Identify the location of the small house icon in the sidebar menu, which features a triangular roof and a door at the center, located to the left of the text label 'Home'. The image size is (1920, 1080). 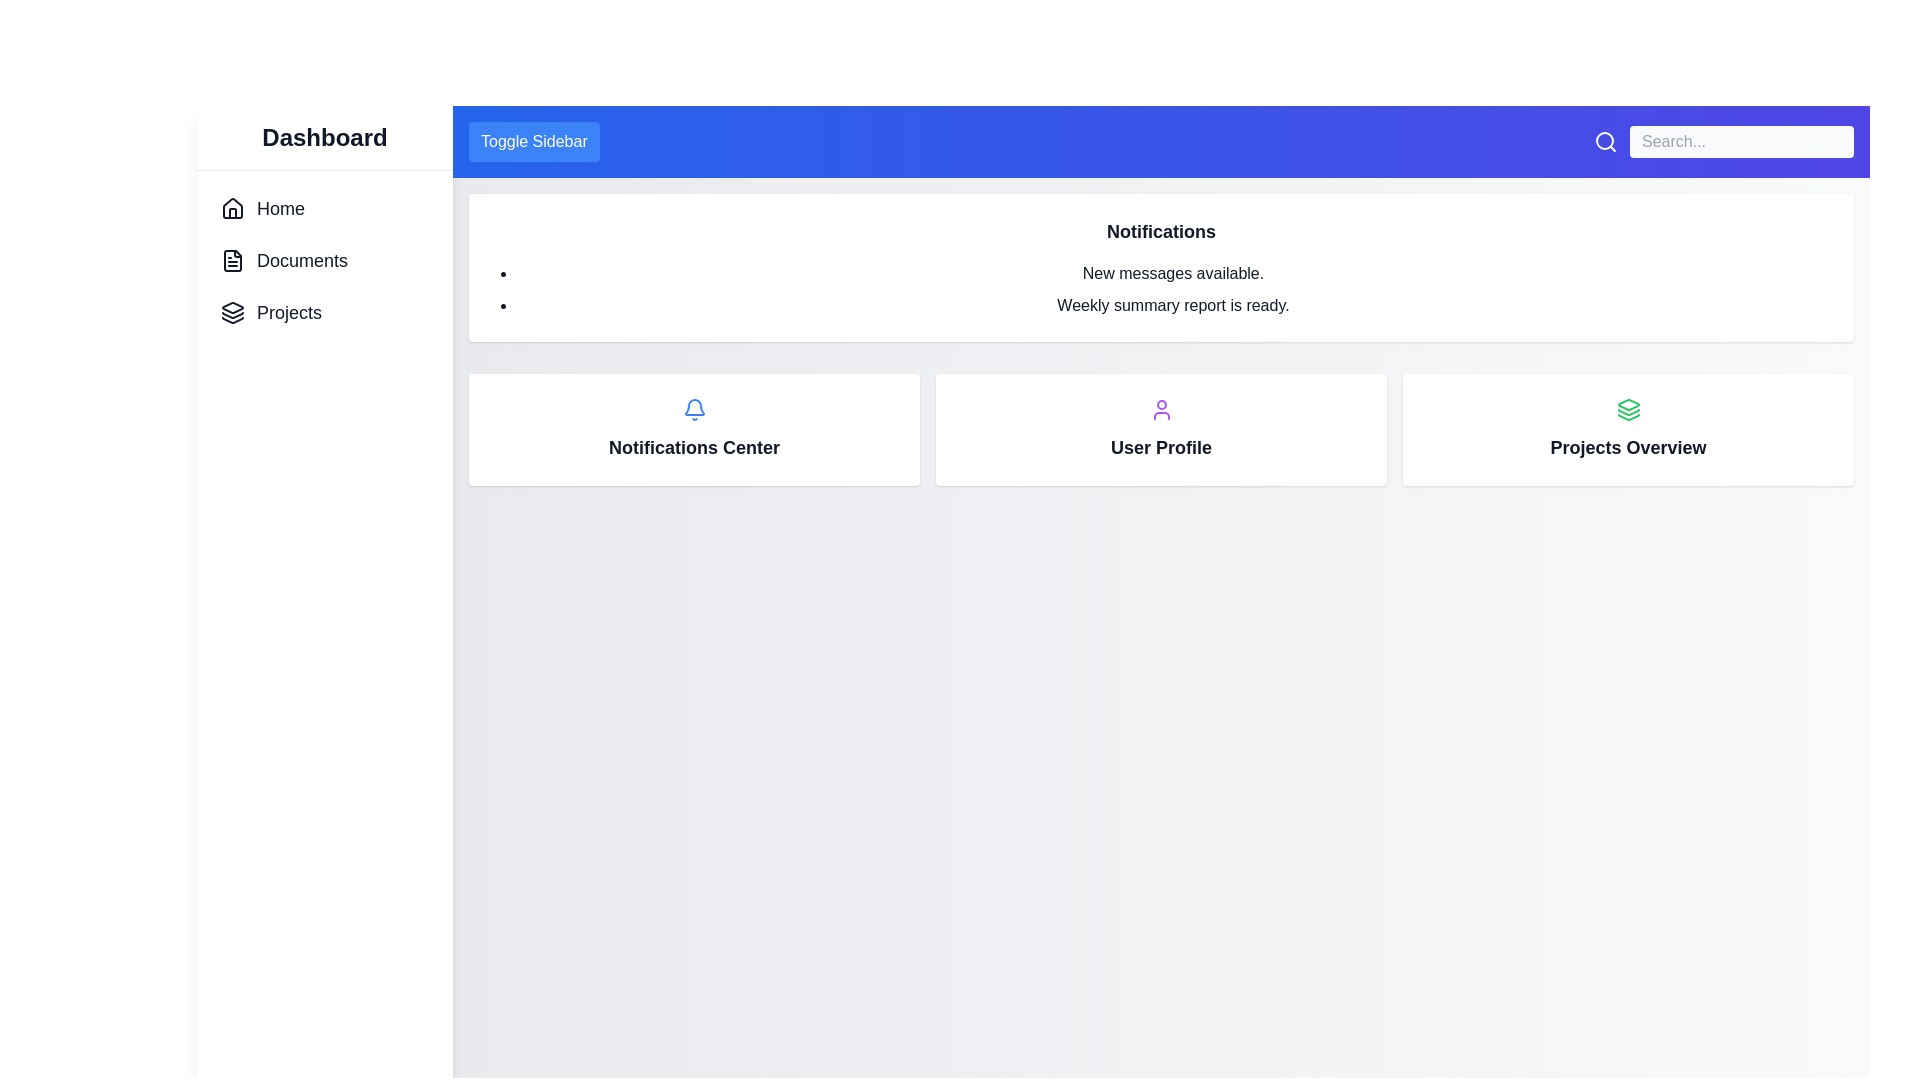
(233, 208).